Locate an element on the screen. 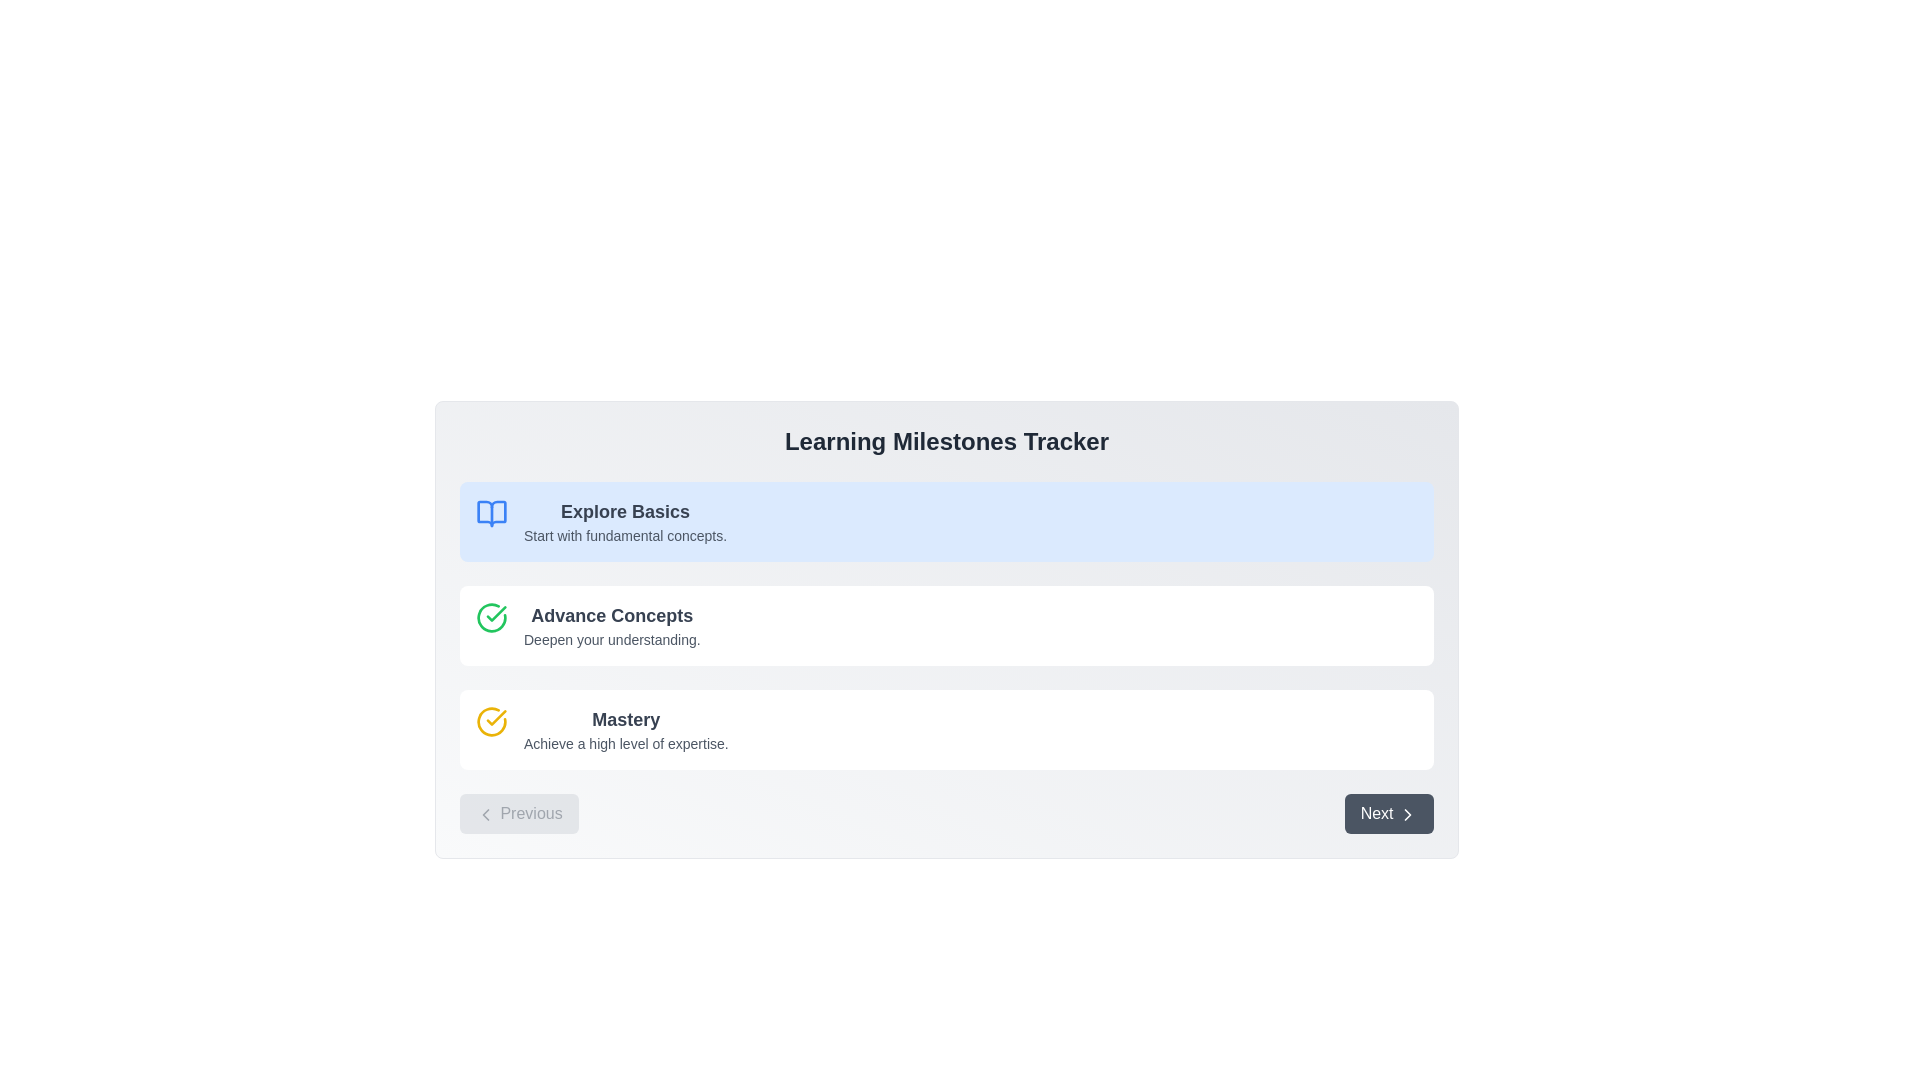 The width and height of the screenshot is (1920, 1080). the text header labeled 'Learning Milestones Tracker' which is displayed in large, bold, dark gray font at the top of the section is located at coordinates (945, 441).